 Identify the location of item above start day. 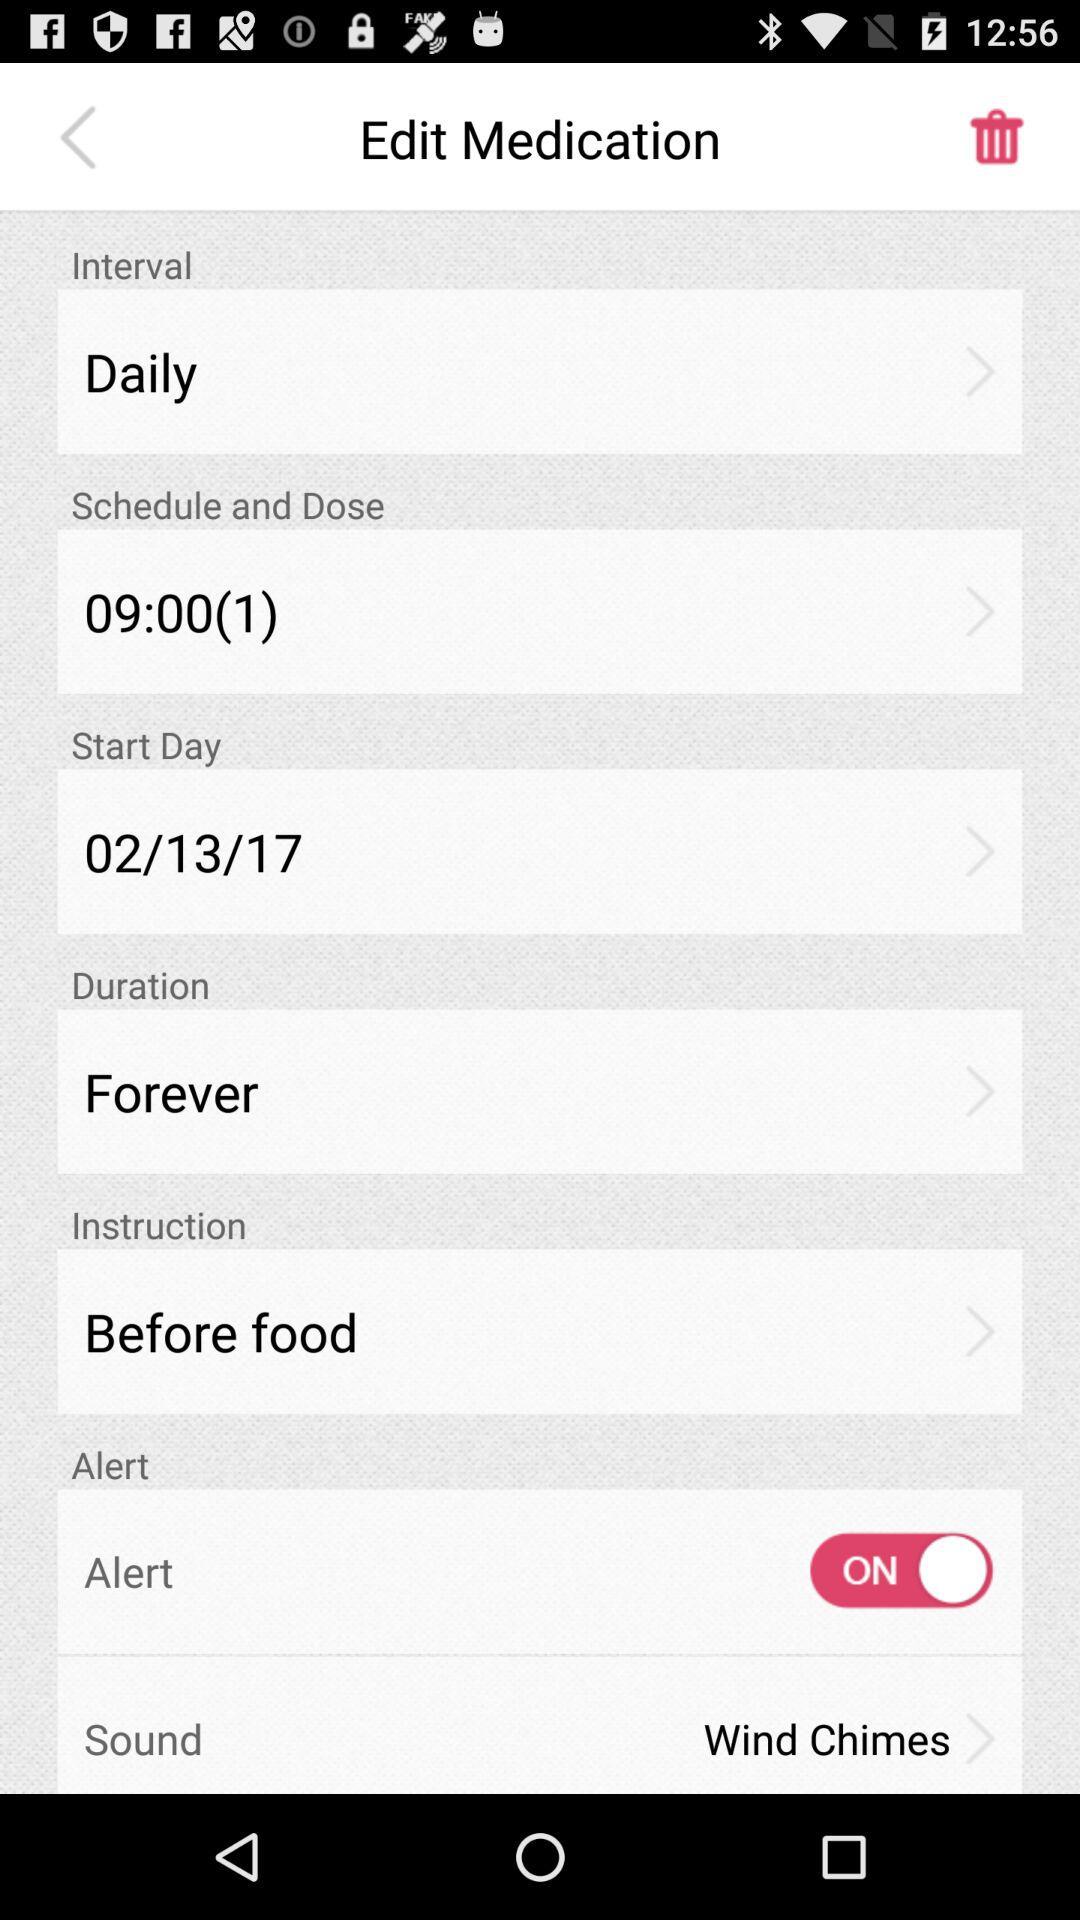
(540, 610).